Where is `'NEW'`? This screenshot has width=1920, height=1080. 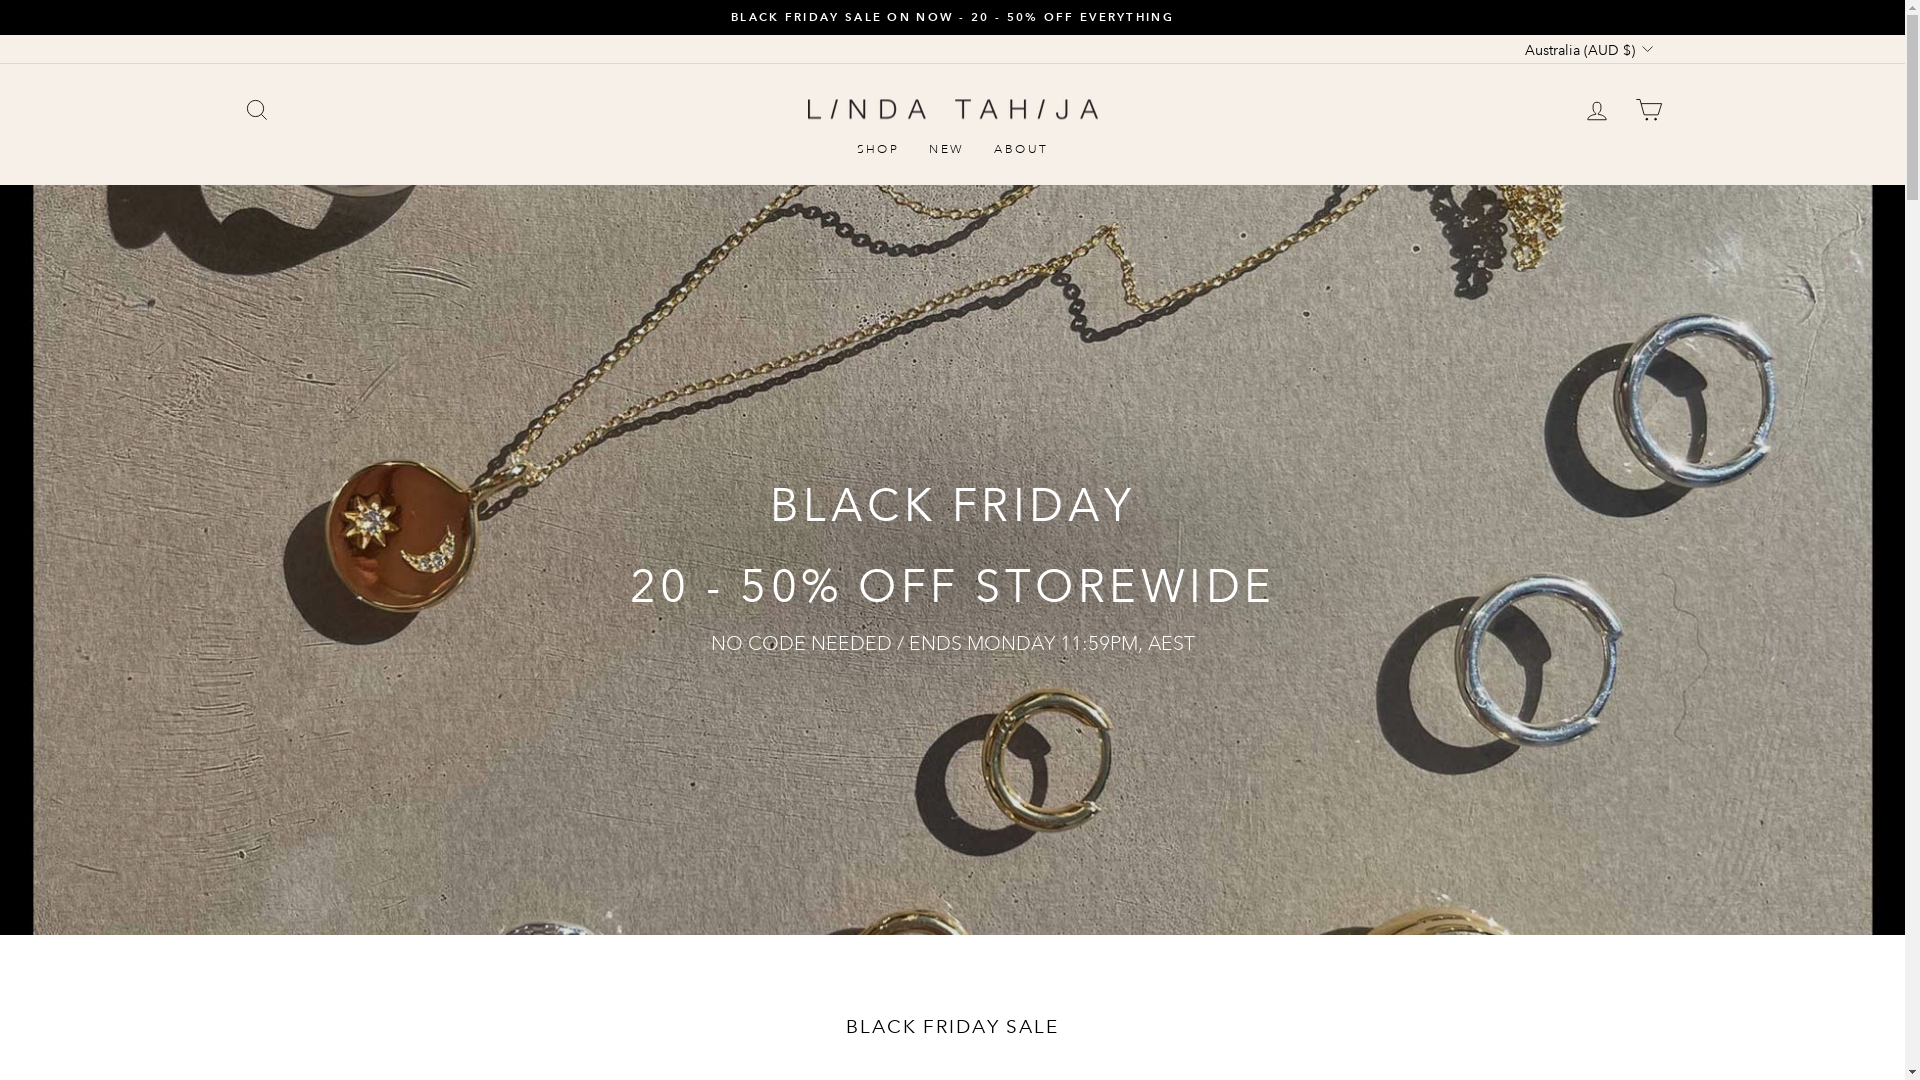 'NEW' is located at coordinates (945, 149).